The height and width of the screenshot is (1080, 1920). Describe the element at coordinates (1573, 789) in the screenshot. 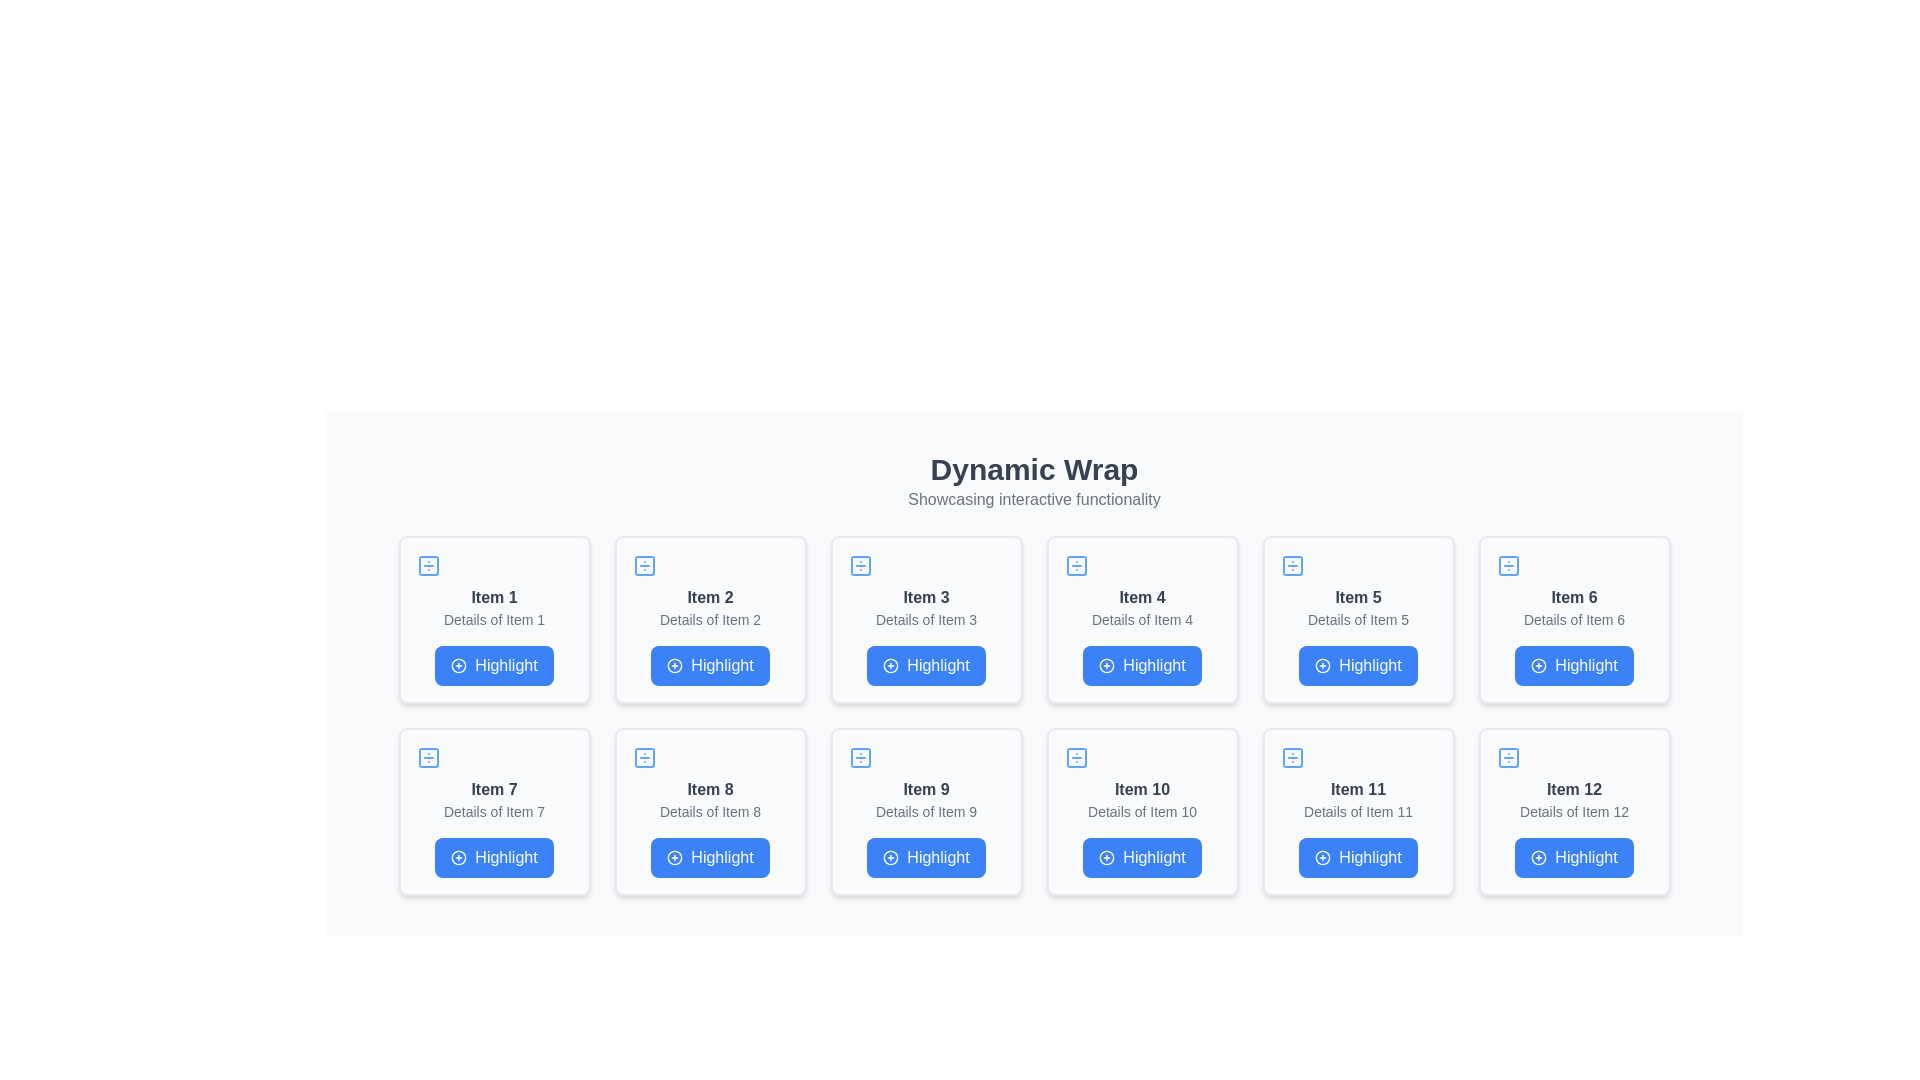

I see `the text label displaying 'Item 12' which is bold, dark gray, and located in the last card of a three-row grid layout on the right side` at that location.